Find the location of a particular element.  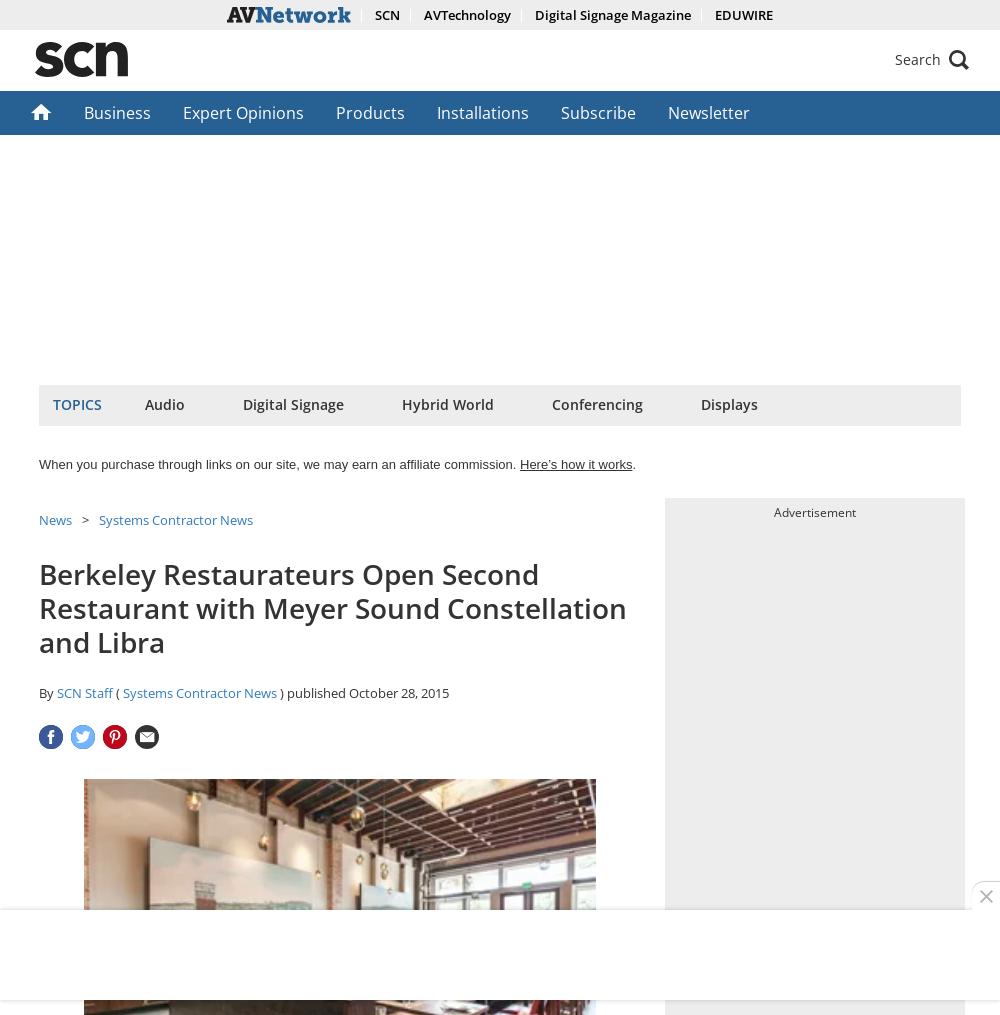

'Topics' is located at coordinates (76, 404).